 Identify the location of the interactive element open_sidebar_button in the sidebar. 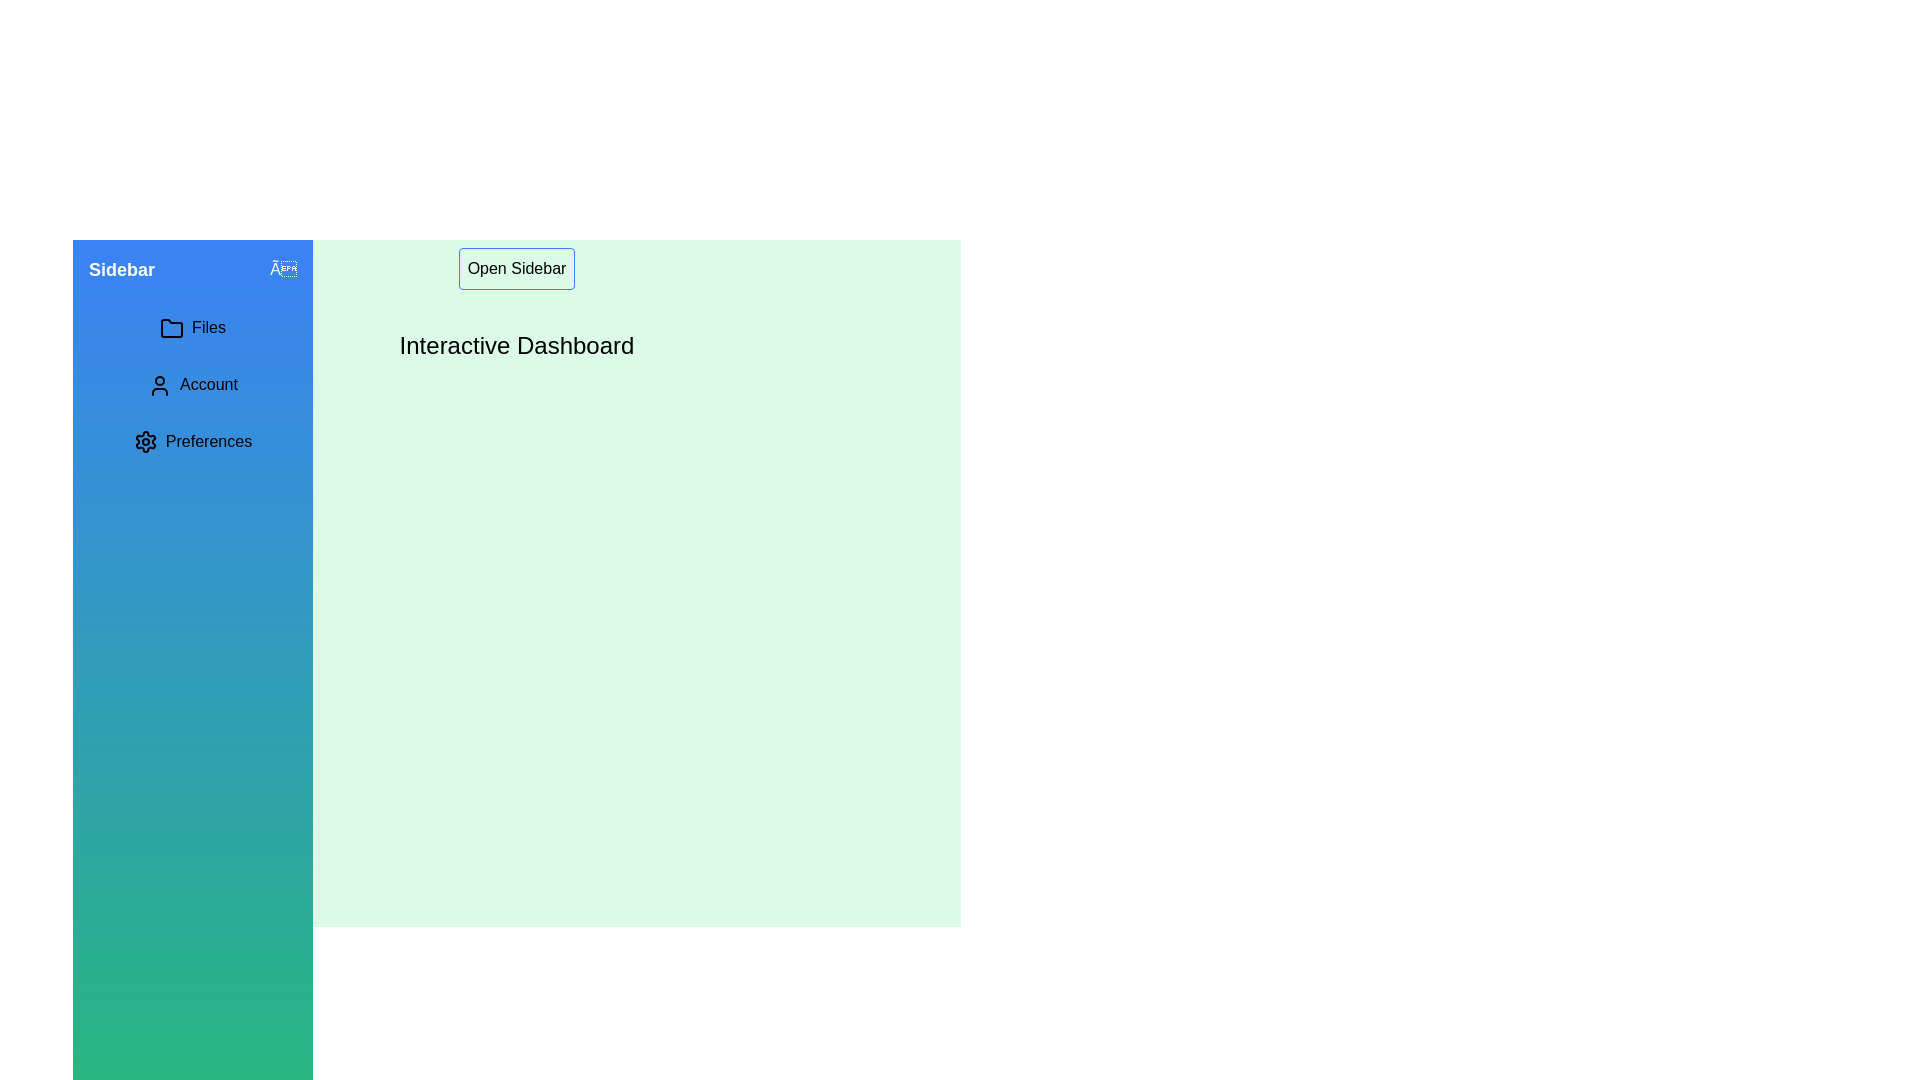
(517, 268).